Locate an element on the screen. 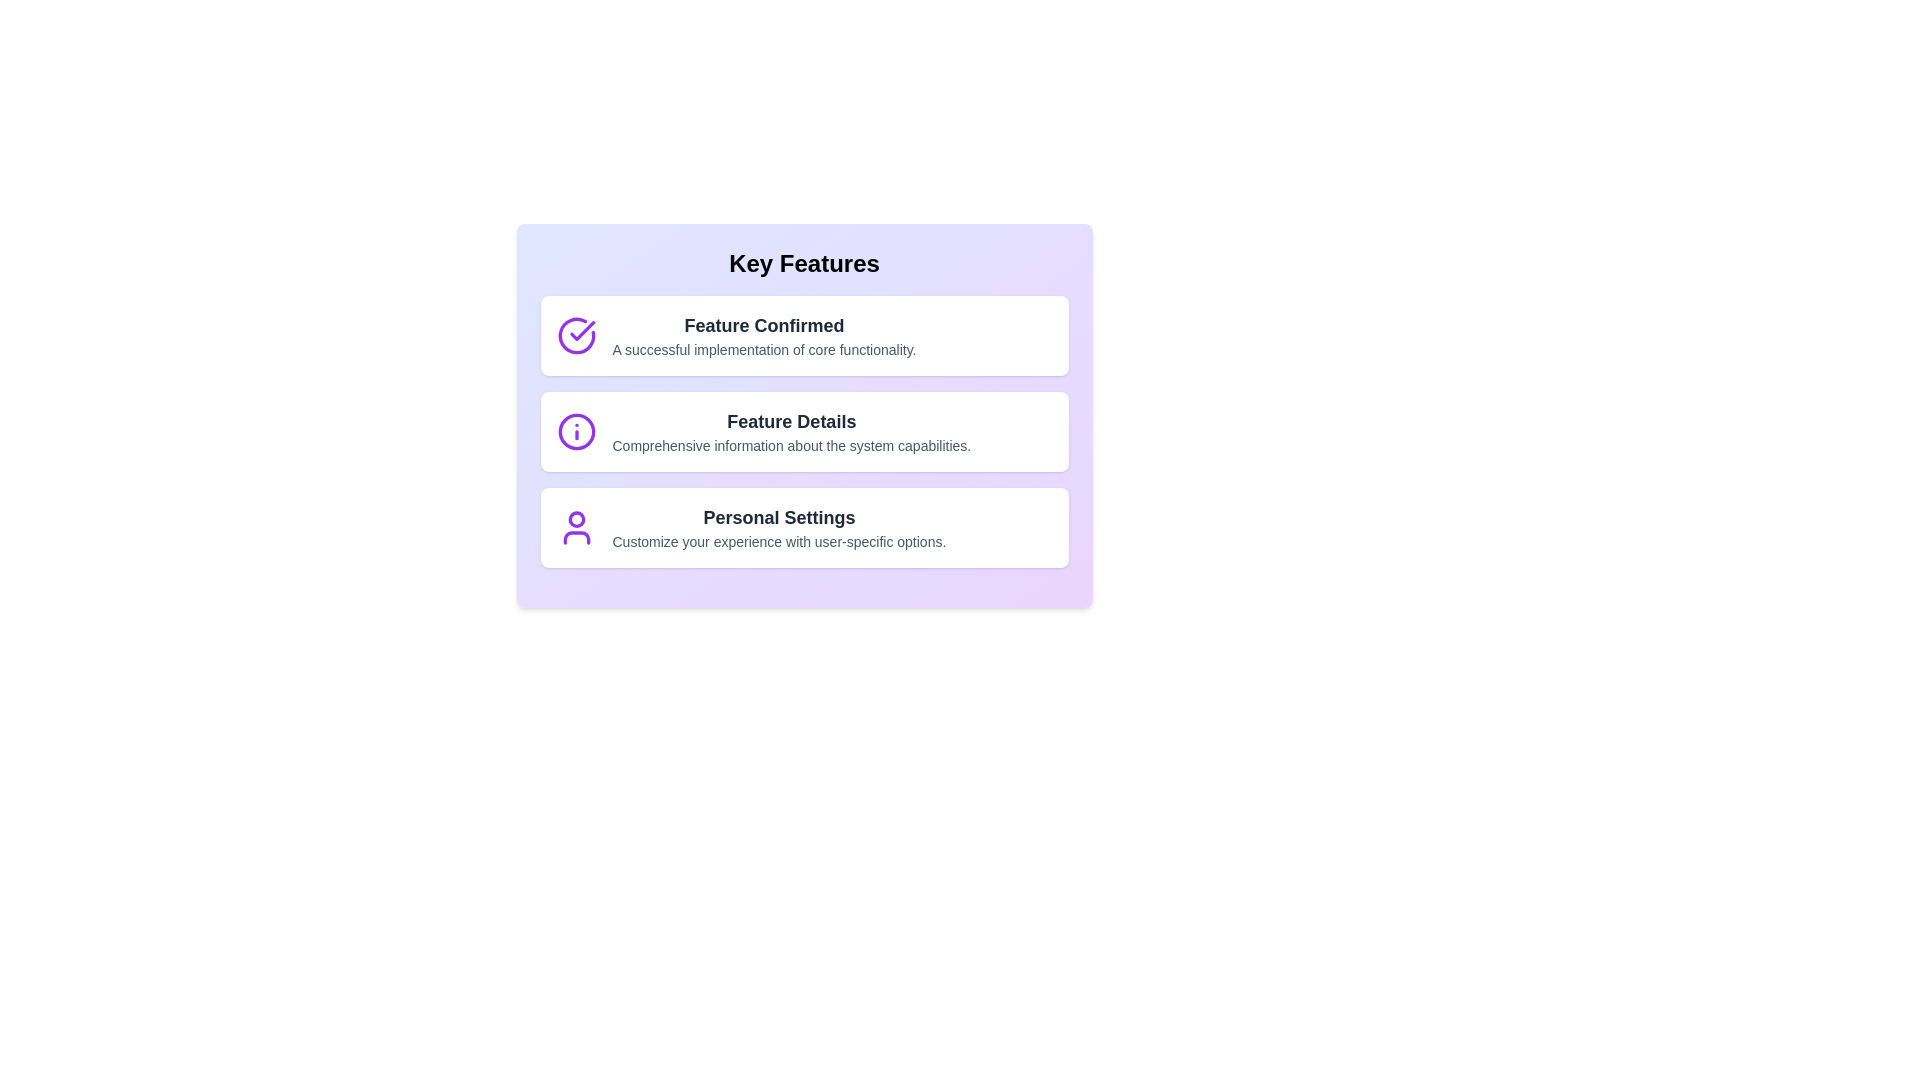 Image resolution: width=1920 pixels, height=1080 pixels. the feature item corresponding to Personal Settings is located at coordinates (804, 527).